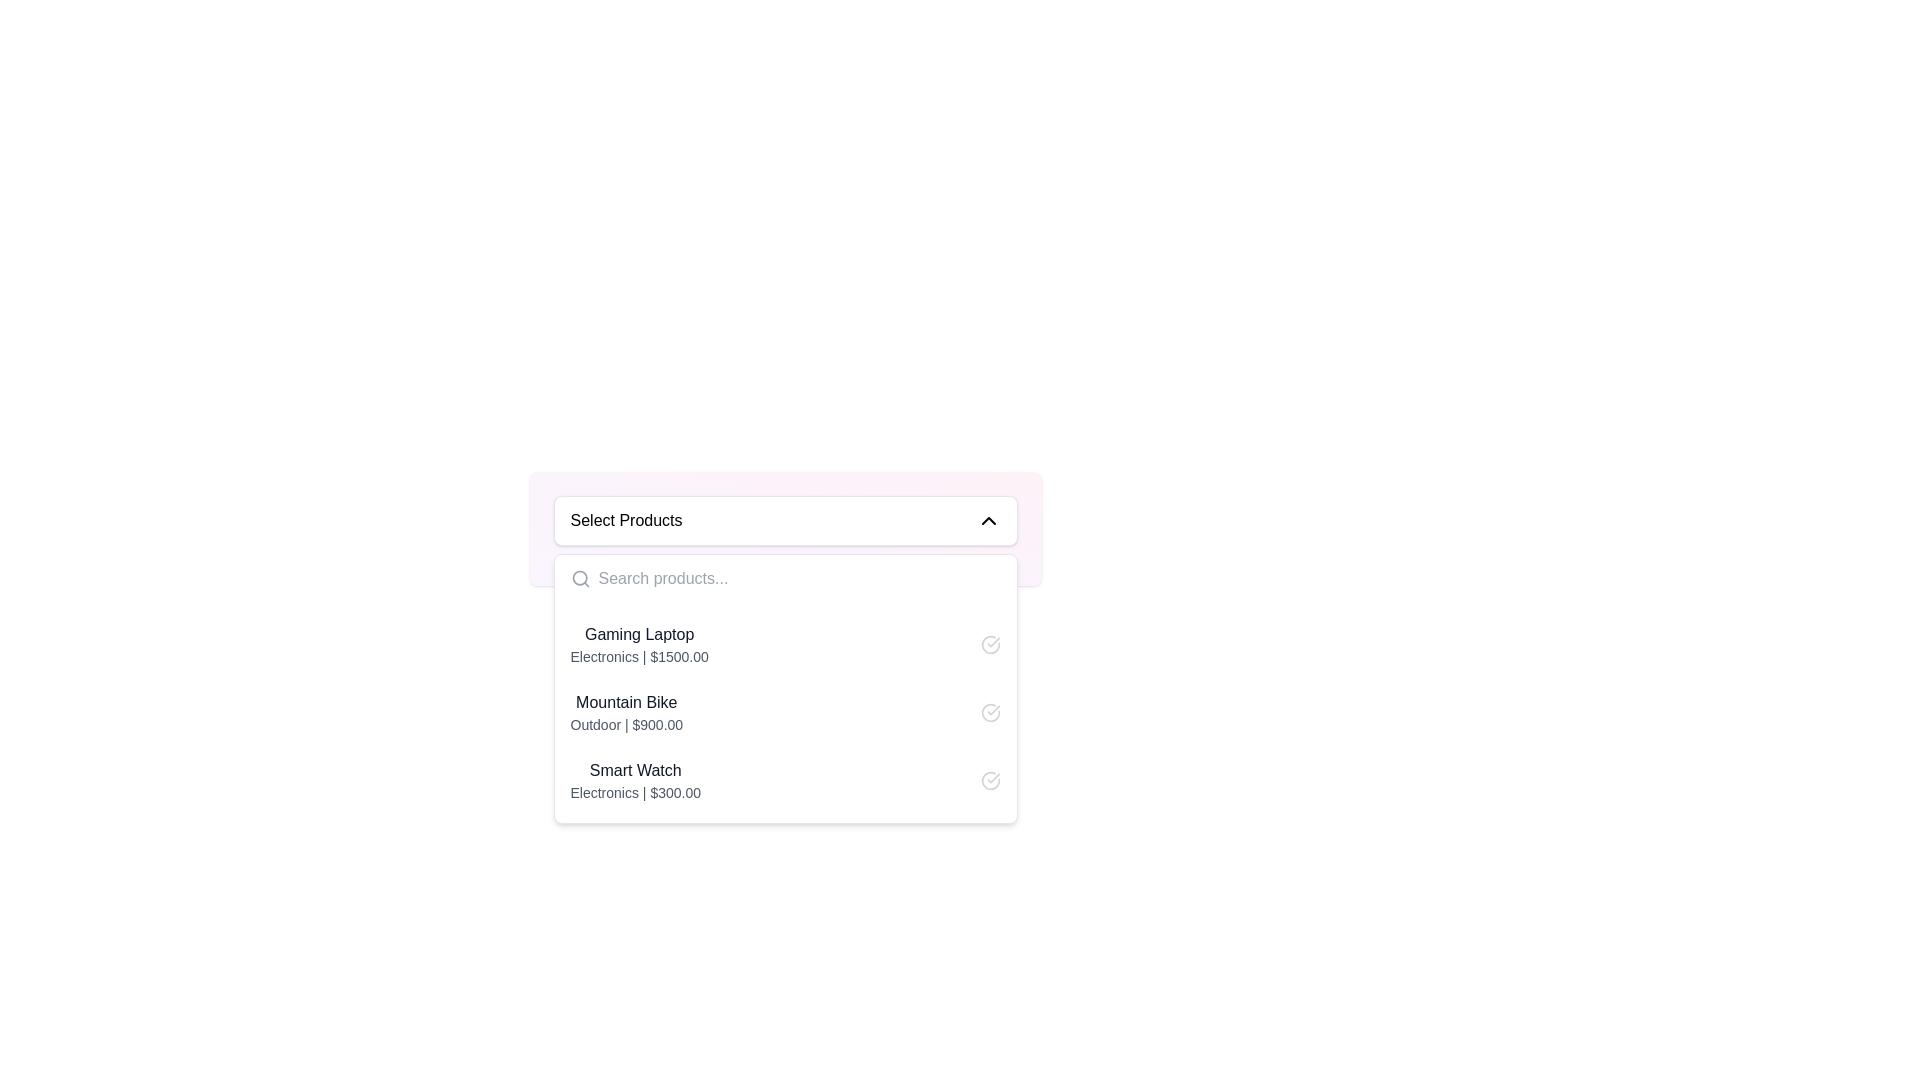  I want to click on the 'Gaming Laptop' text label, which is the first item, so click(638, 644).